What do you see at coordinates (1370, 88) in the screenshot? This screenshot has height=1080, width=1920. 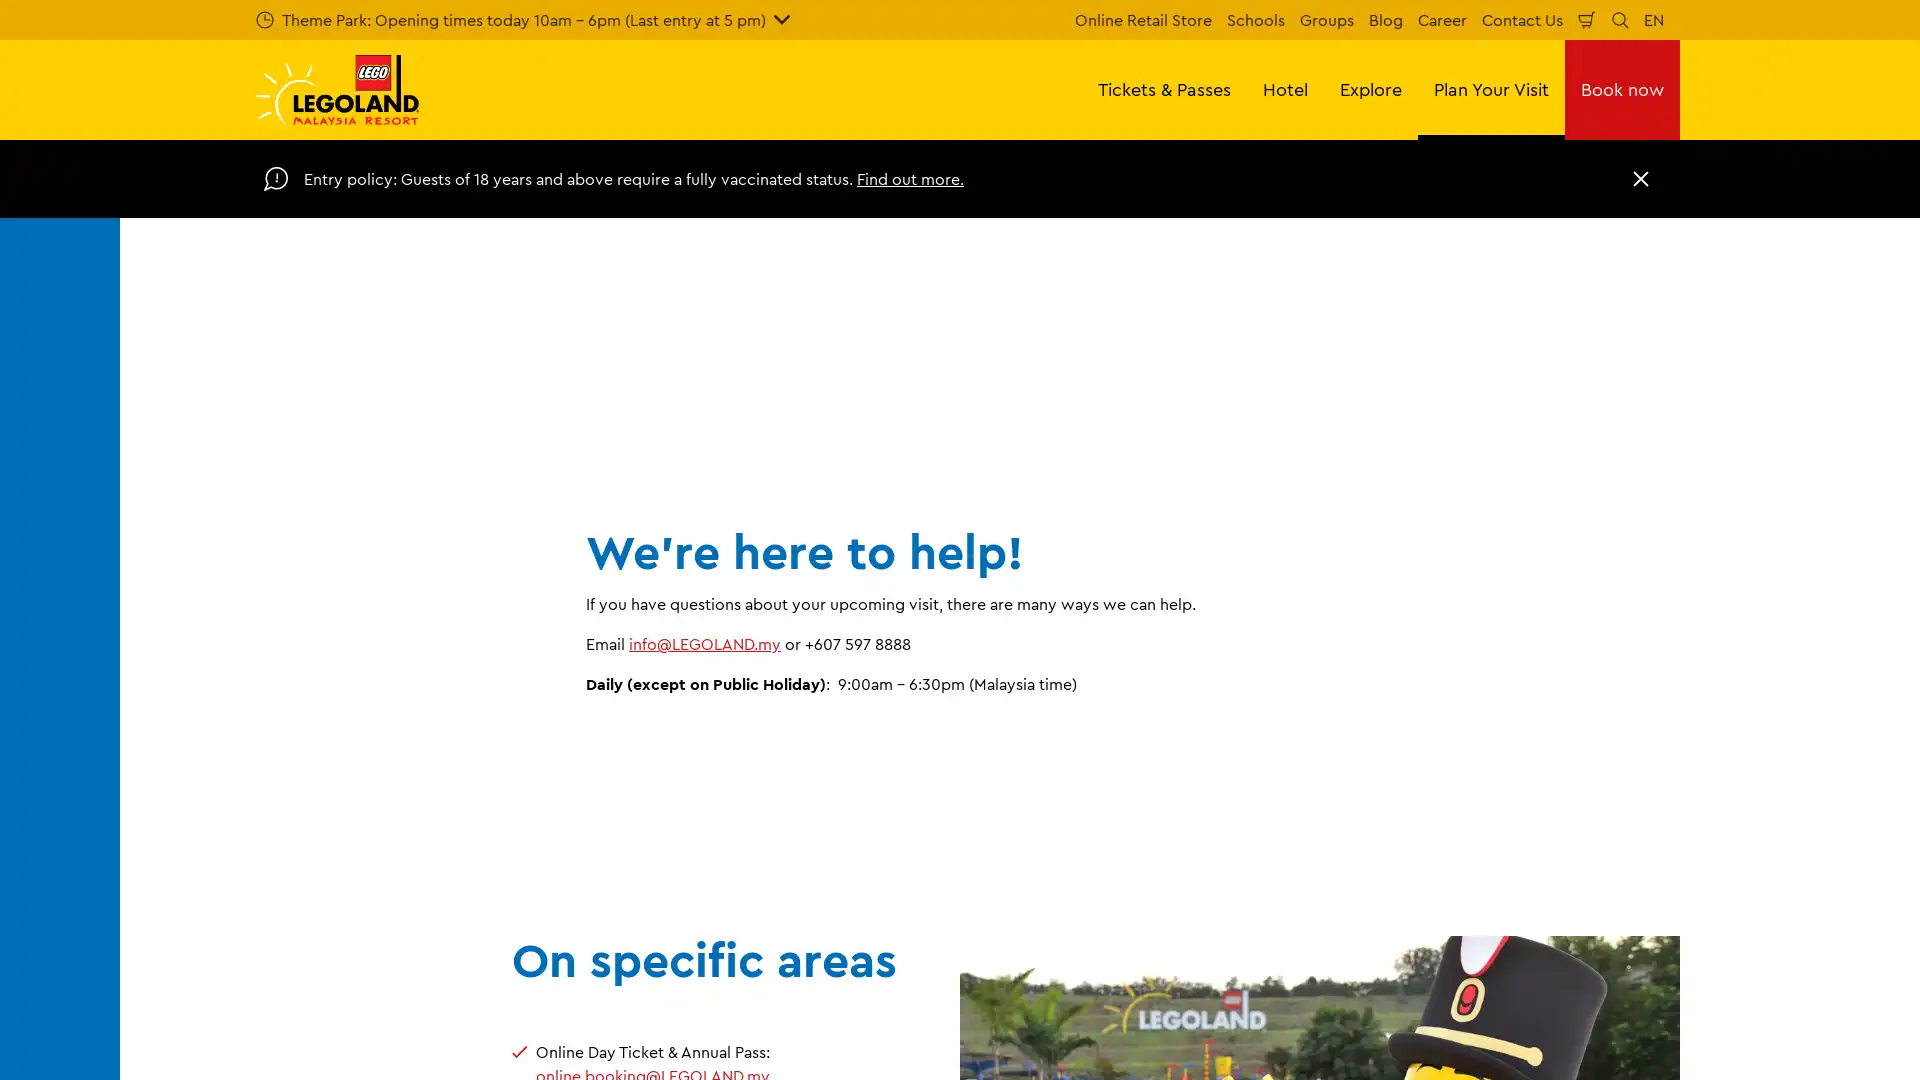 I see `Explore` at bounding box center [1370, 88].